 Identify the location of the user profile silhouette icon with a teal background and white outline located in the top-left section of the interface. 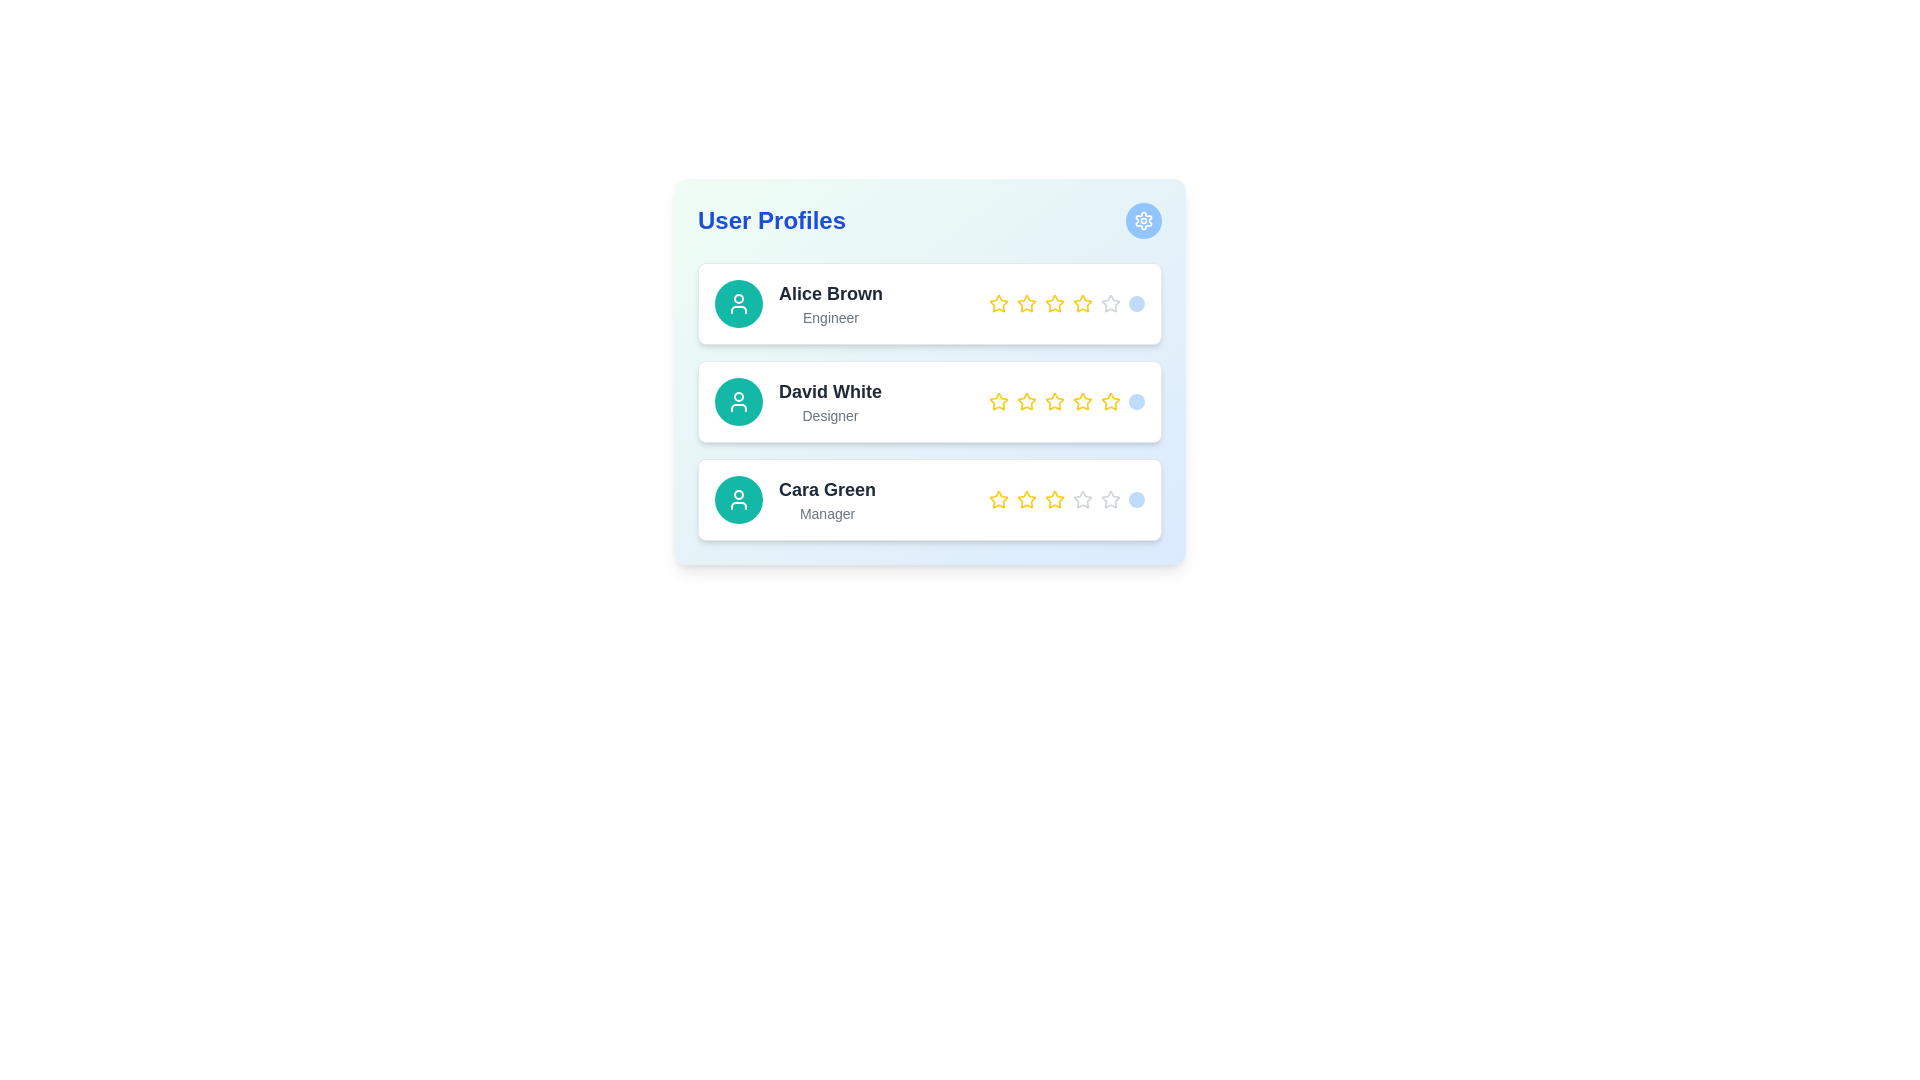
(738, 499).